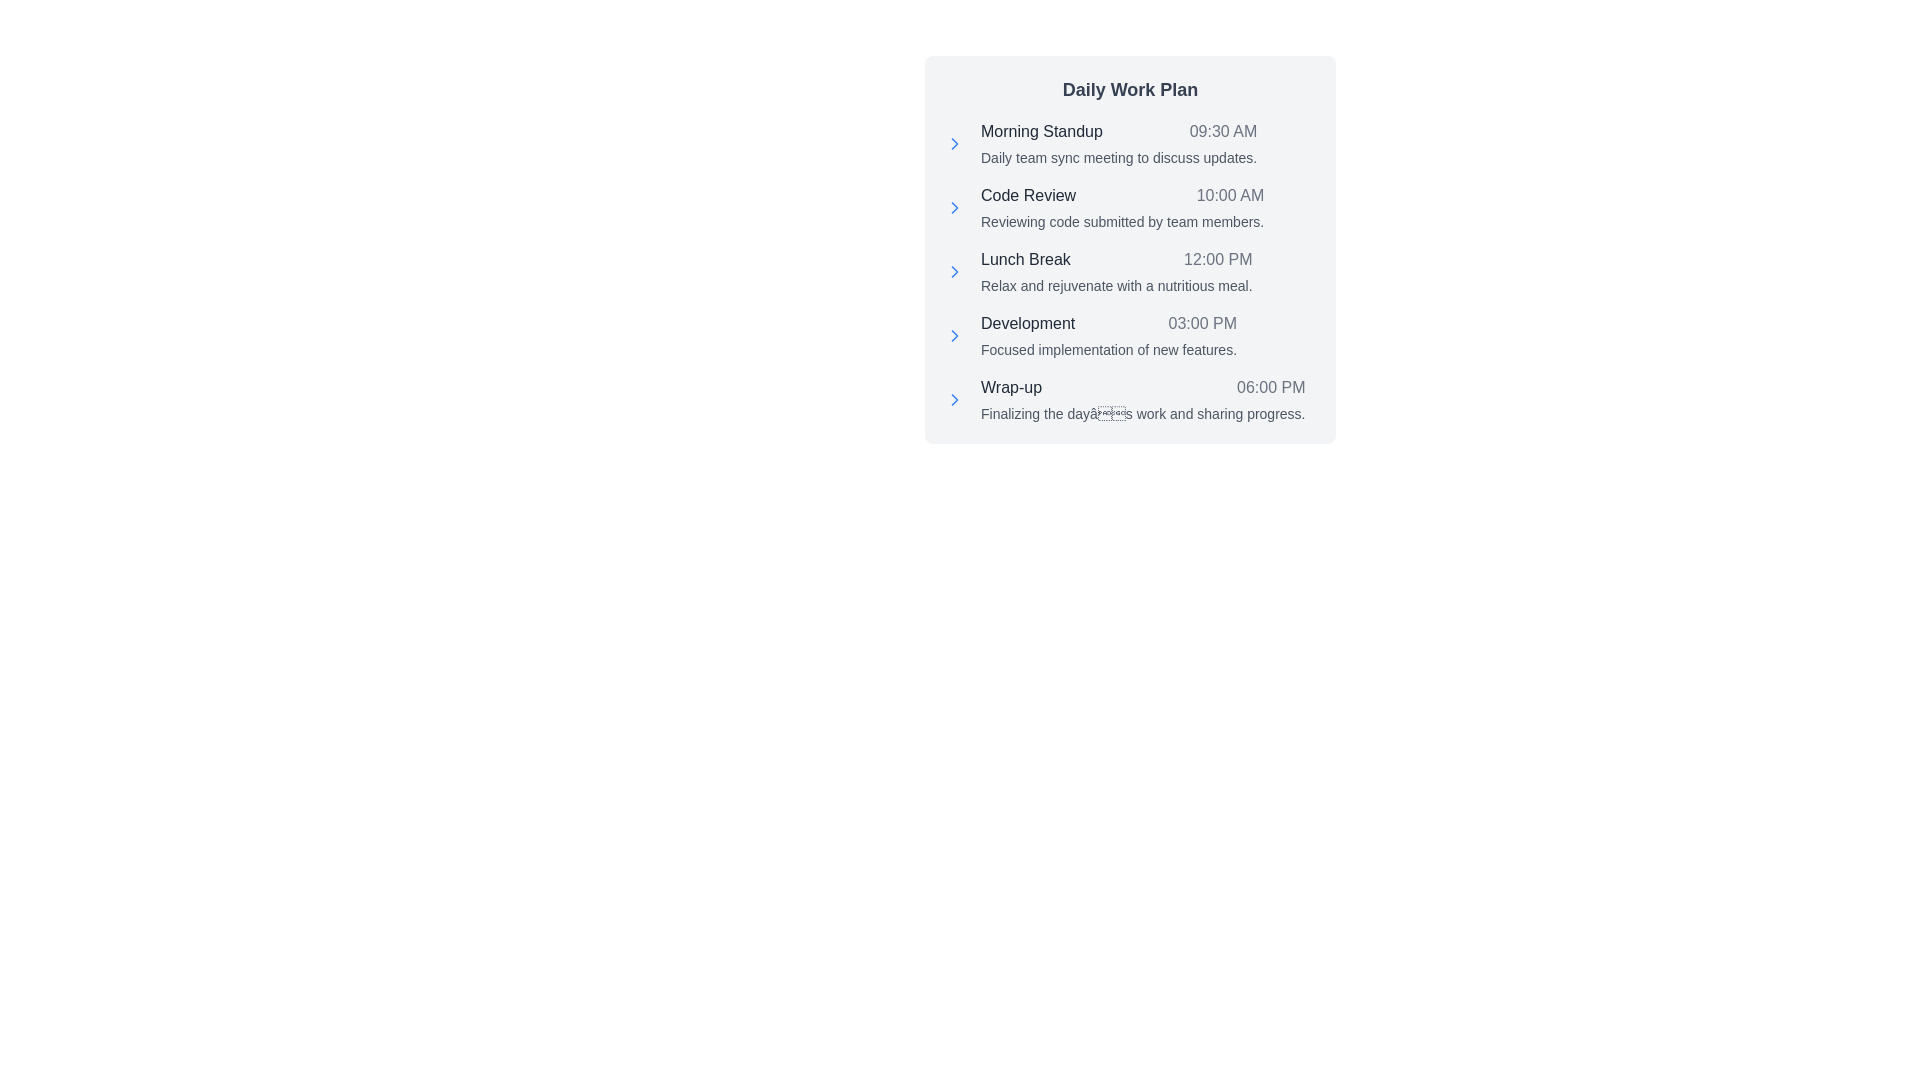 The height and width of the screenshot is (1080, 1920). Describe the element at coordinates (1107, 334) in the screenshot. I see `the third list item in the 'Daily Work Plan' section titled 'Development' which occurs at '03:00 PM' and describes 'Focused implementation of new features.'` at that location.